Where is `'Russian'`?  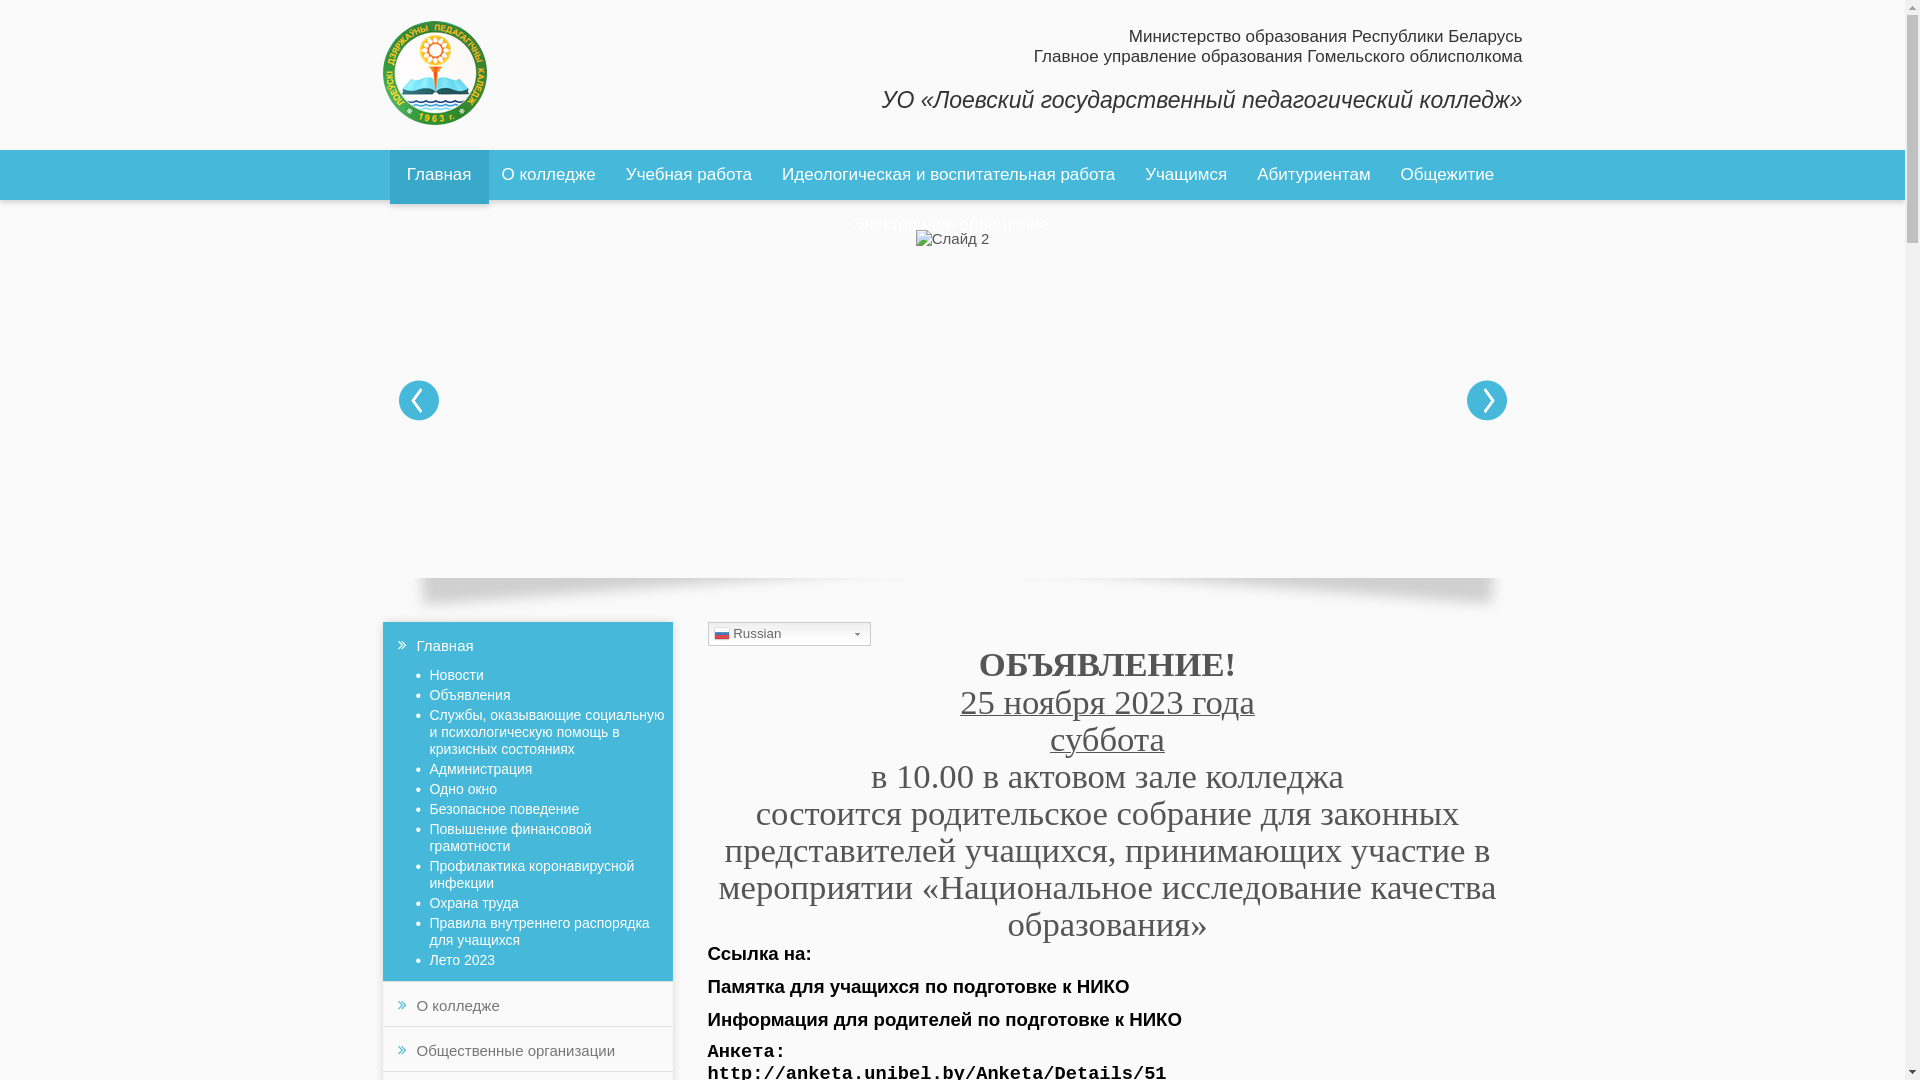 'Russian' is located at coordinates (788, 633).